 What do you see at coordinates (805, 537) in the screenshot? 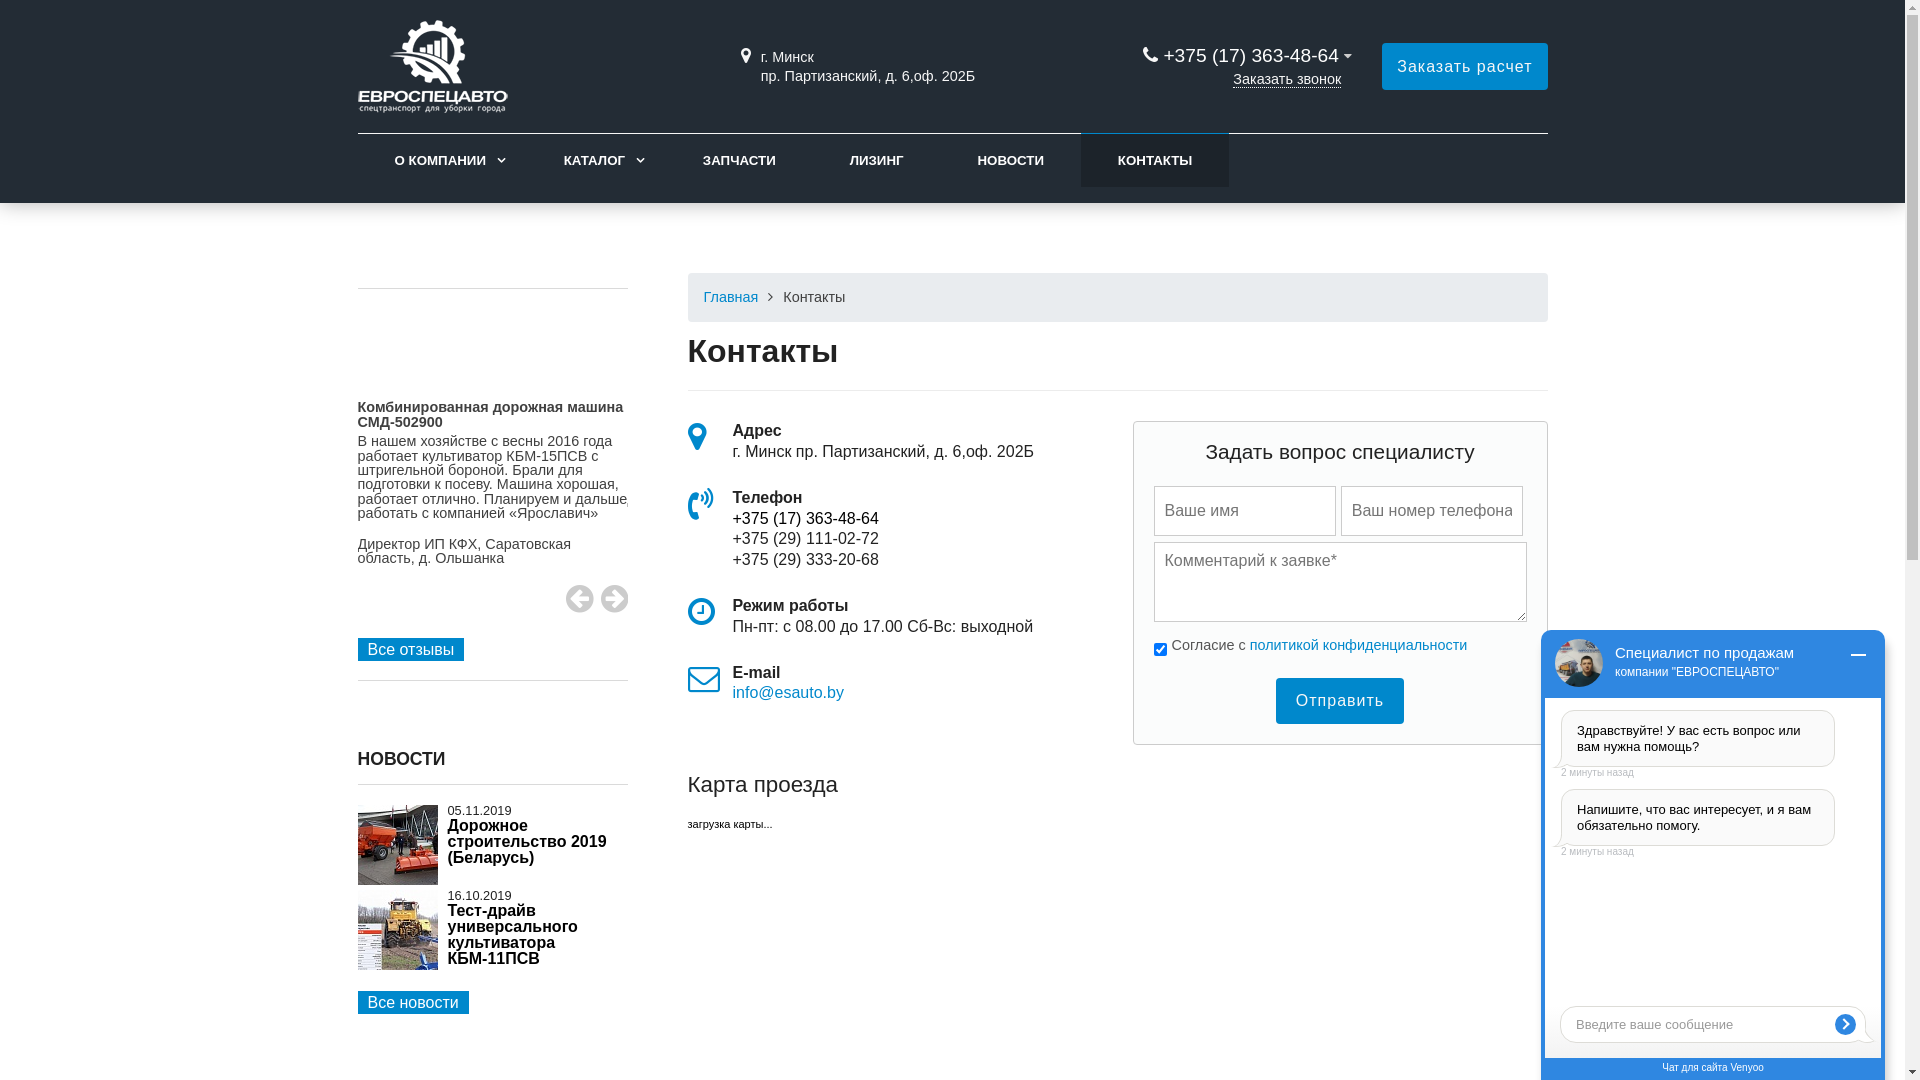
I see `'+375 (29) 111-02-72'` at bounding box center [805, 537].